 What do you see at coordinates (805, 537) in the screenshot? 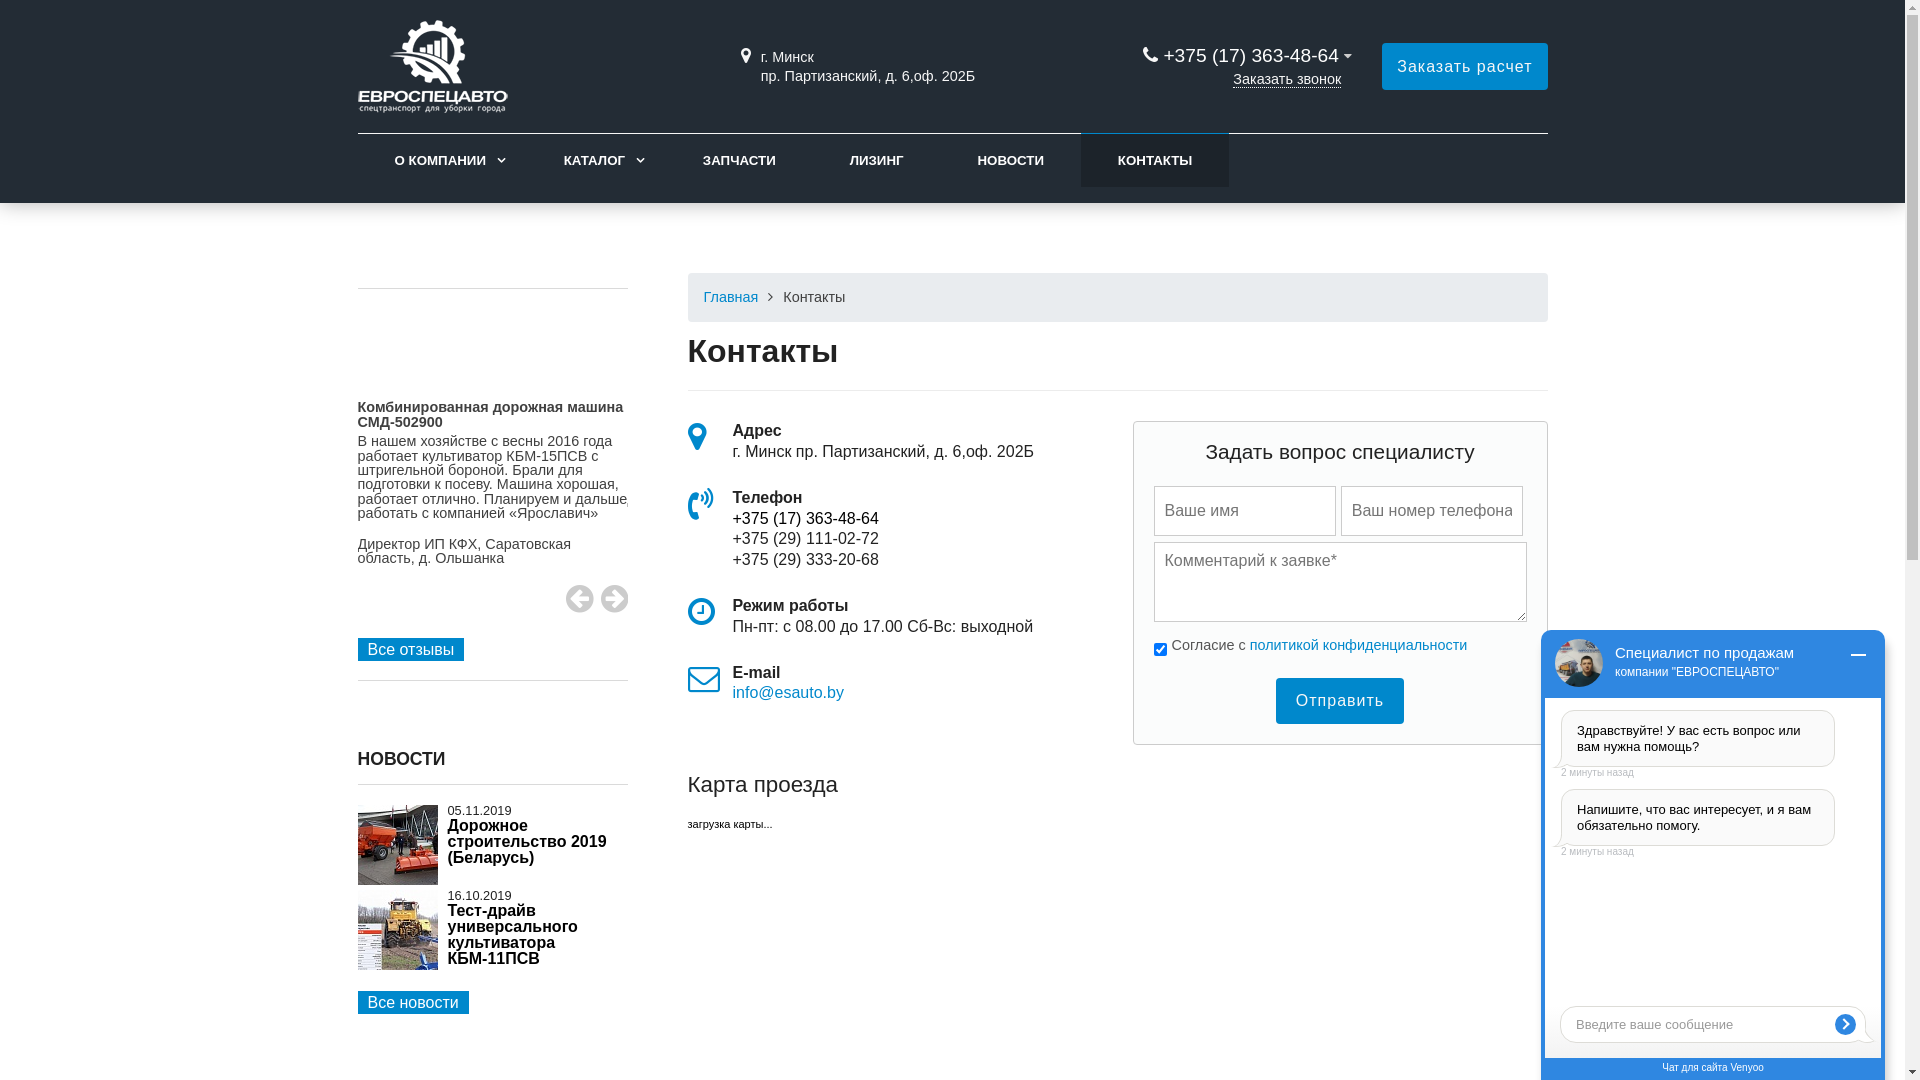
I see `'+375 (29) 111-02-72'` at bounding box center [805, 537].